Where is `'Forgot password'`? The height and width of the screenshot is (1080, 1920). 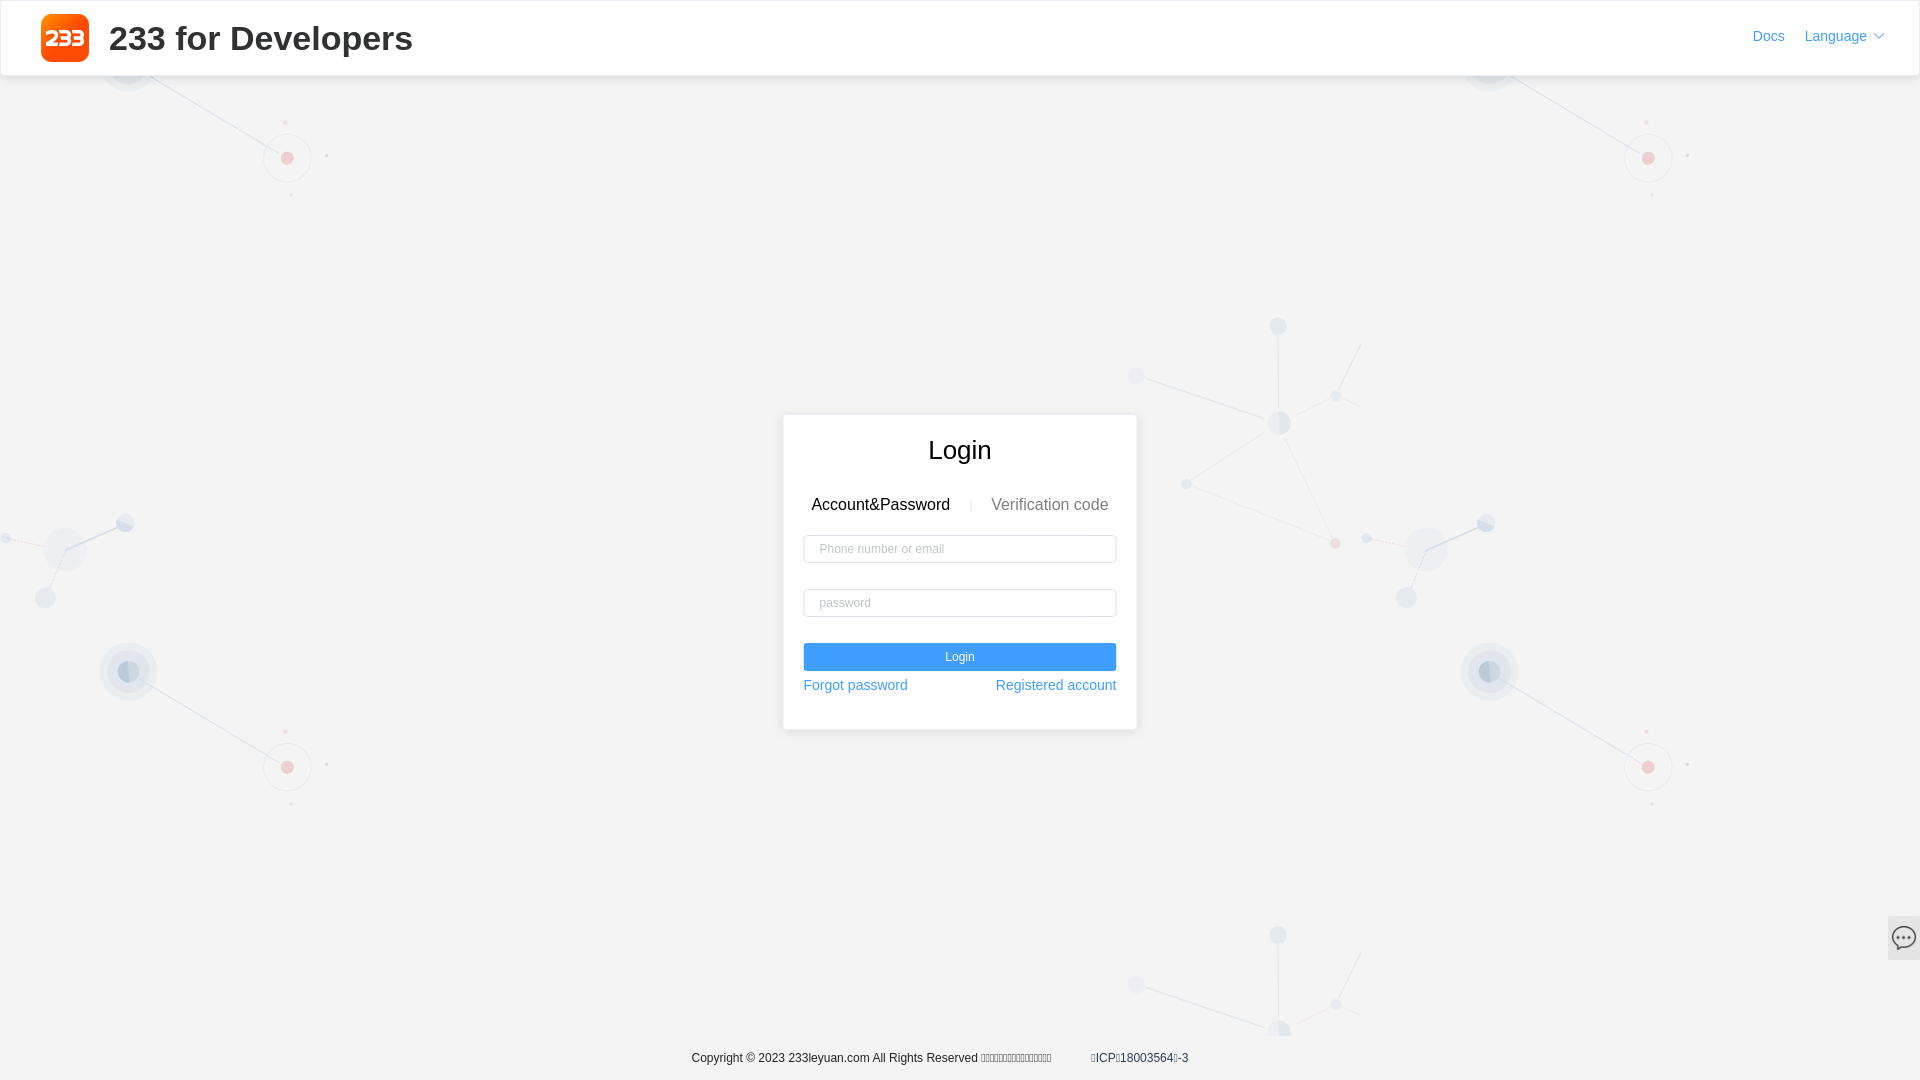
'Forgot password' is located at coordinates (855, 684).